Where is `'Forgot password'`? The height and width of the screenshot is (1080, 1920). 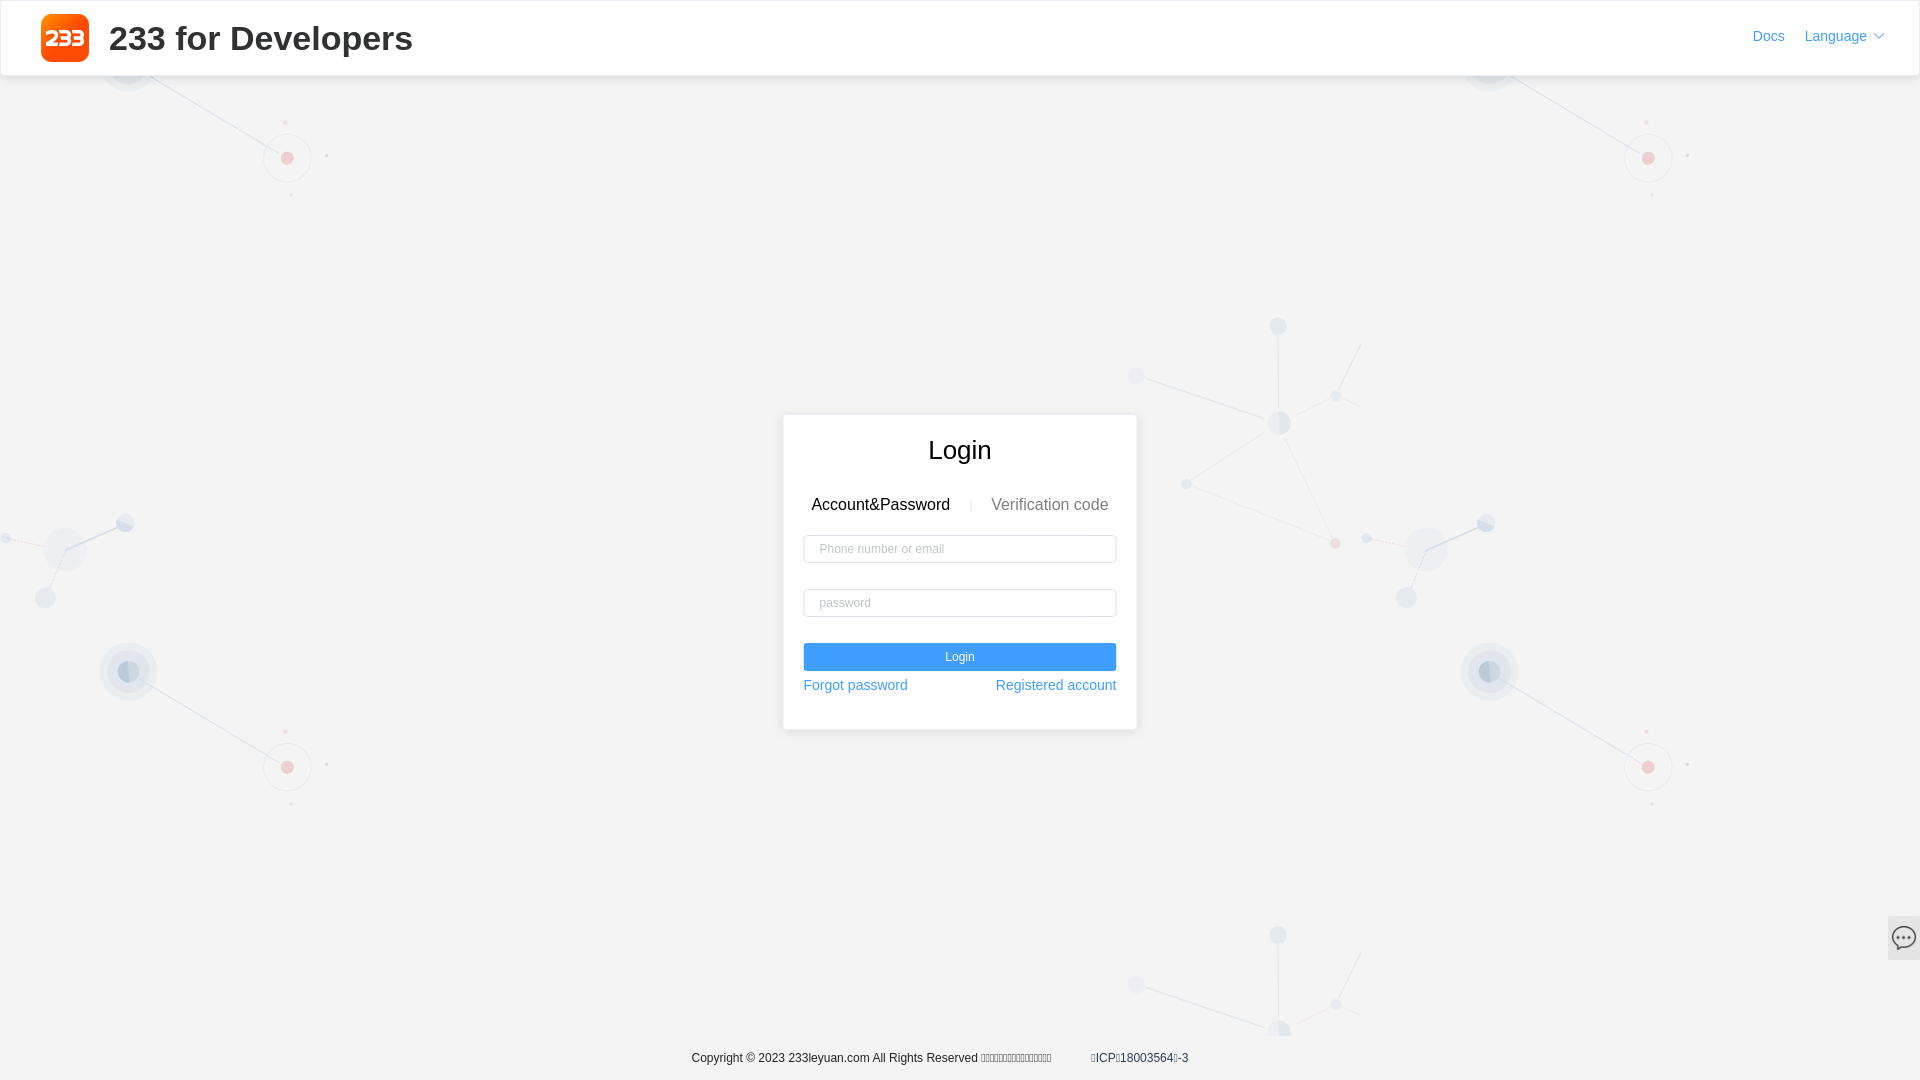
'Forgot password' is located at coordinates (855, 684).